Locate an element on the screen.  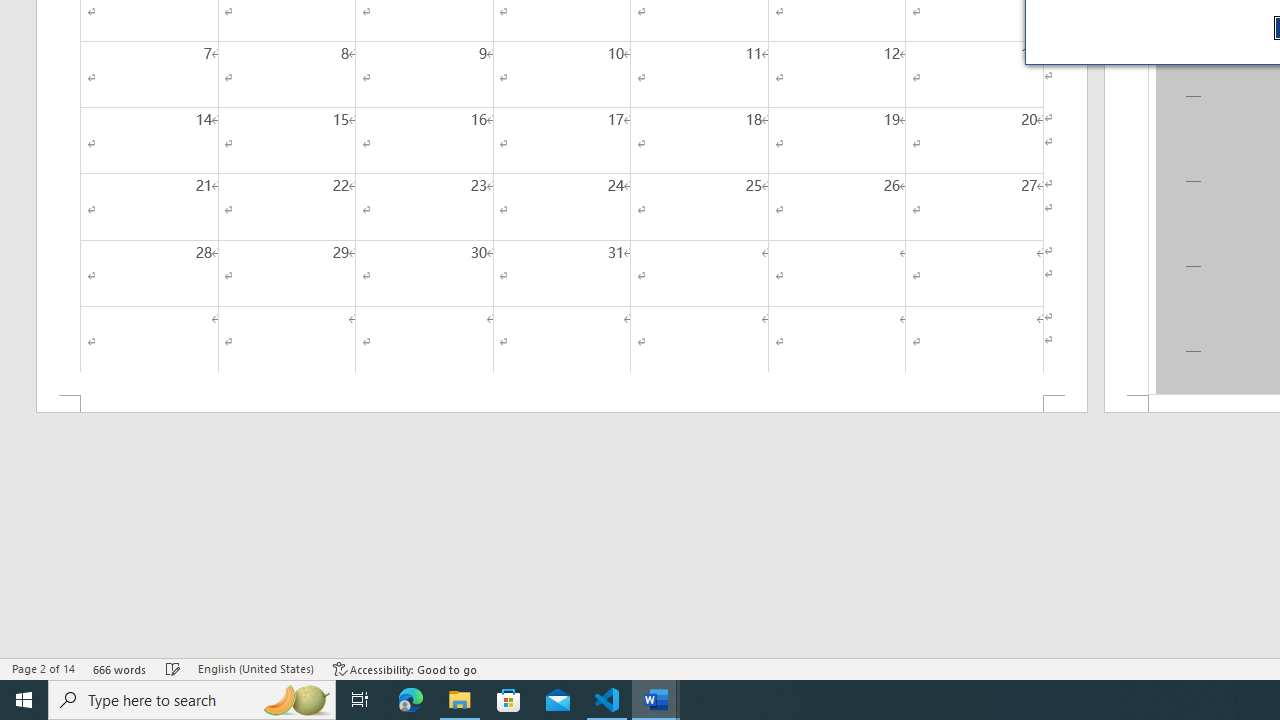
'Spelling and Grammar Check Checking' is located at coordinates (173, 669).